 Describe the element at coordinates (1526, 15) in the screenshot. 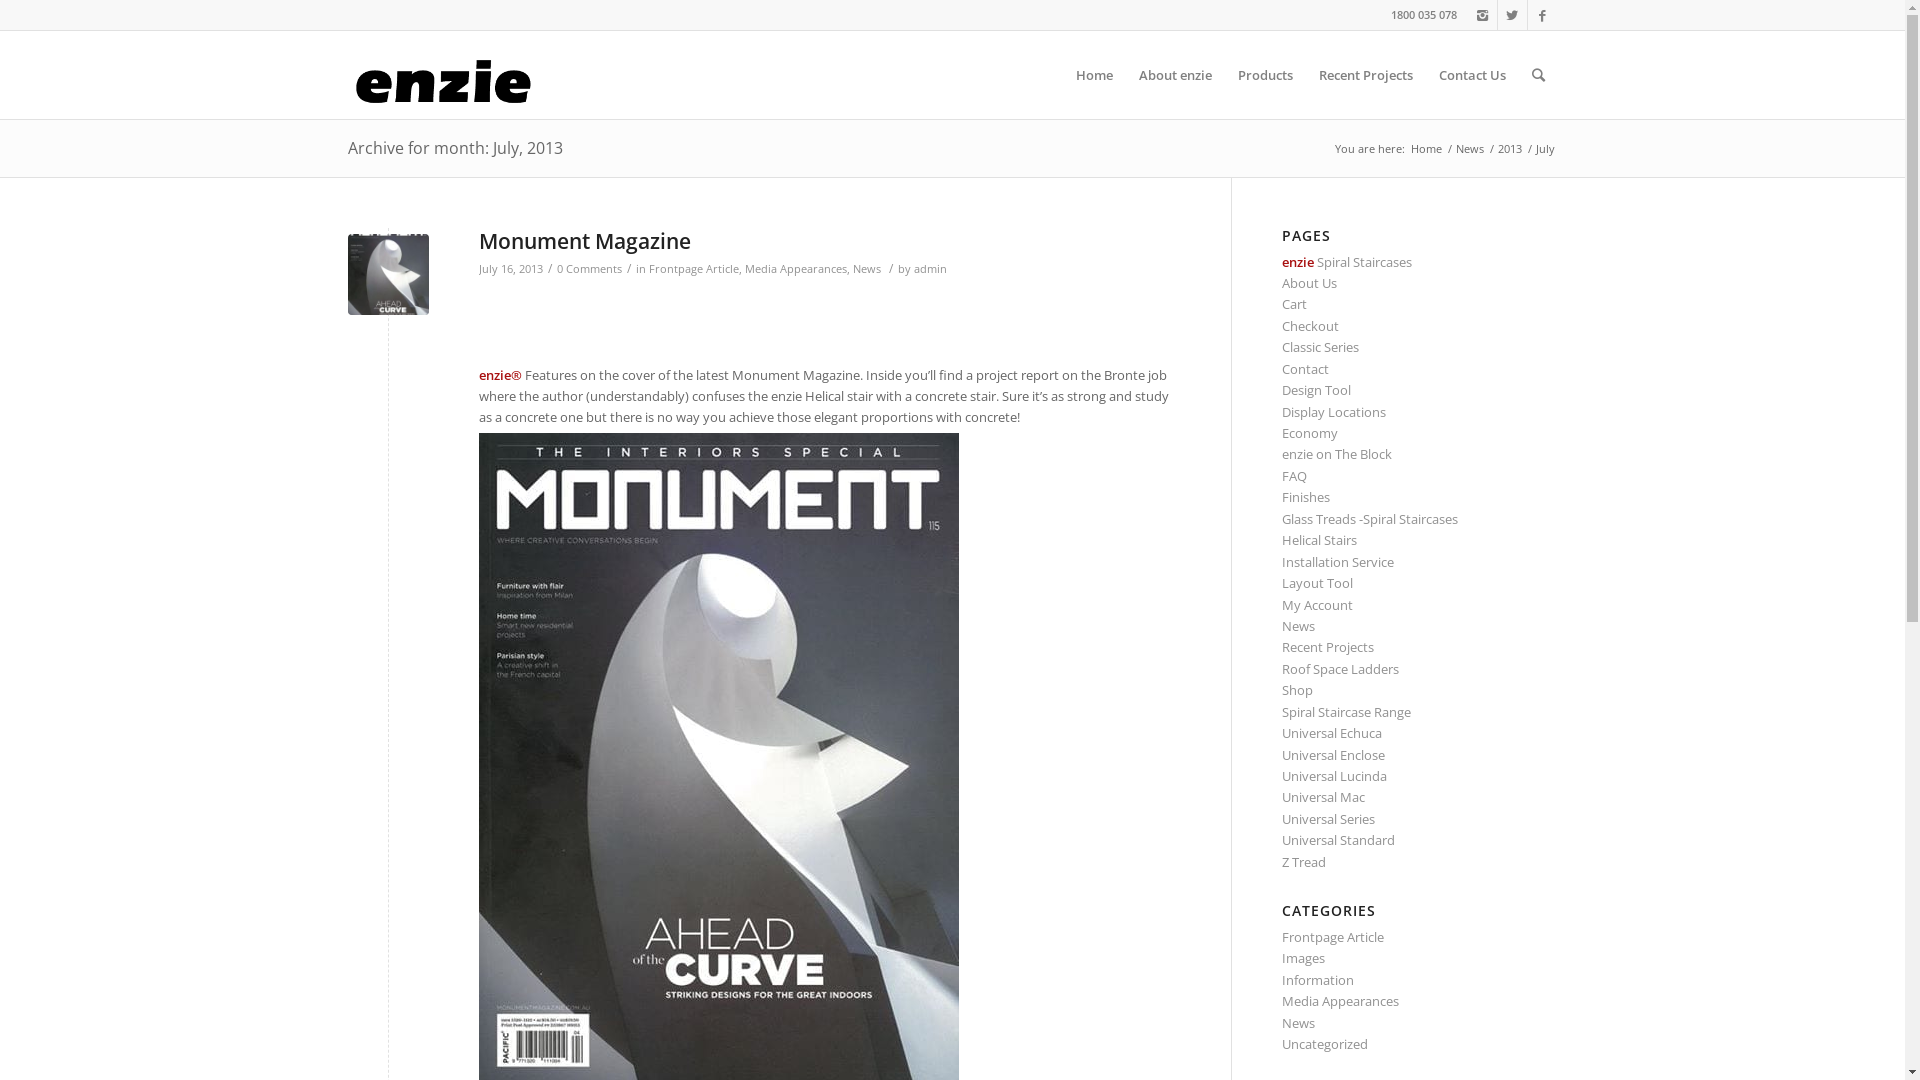

I see `'Facebook'` at that location.